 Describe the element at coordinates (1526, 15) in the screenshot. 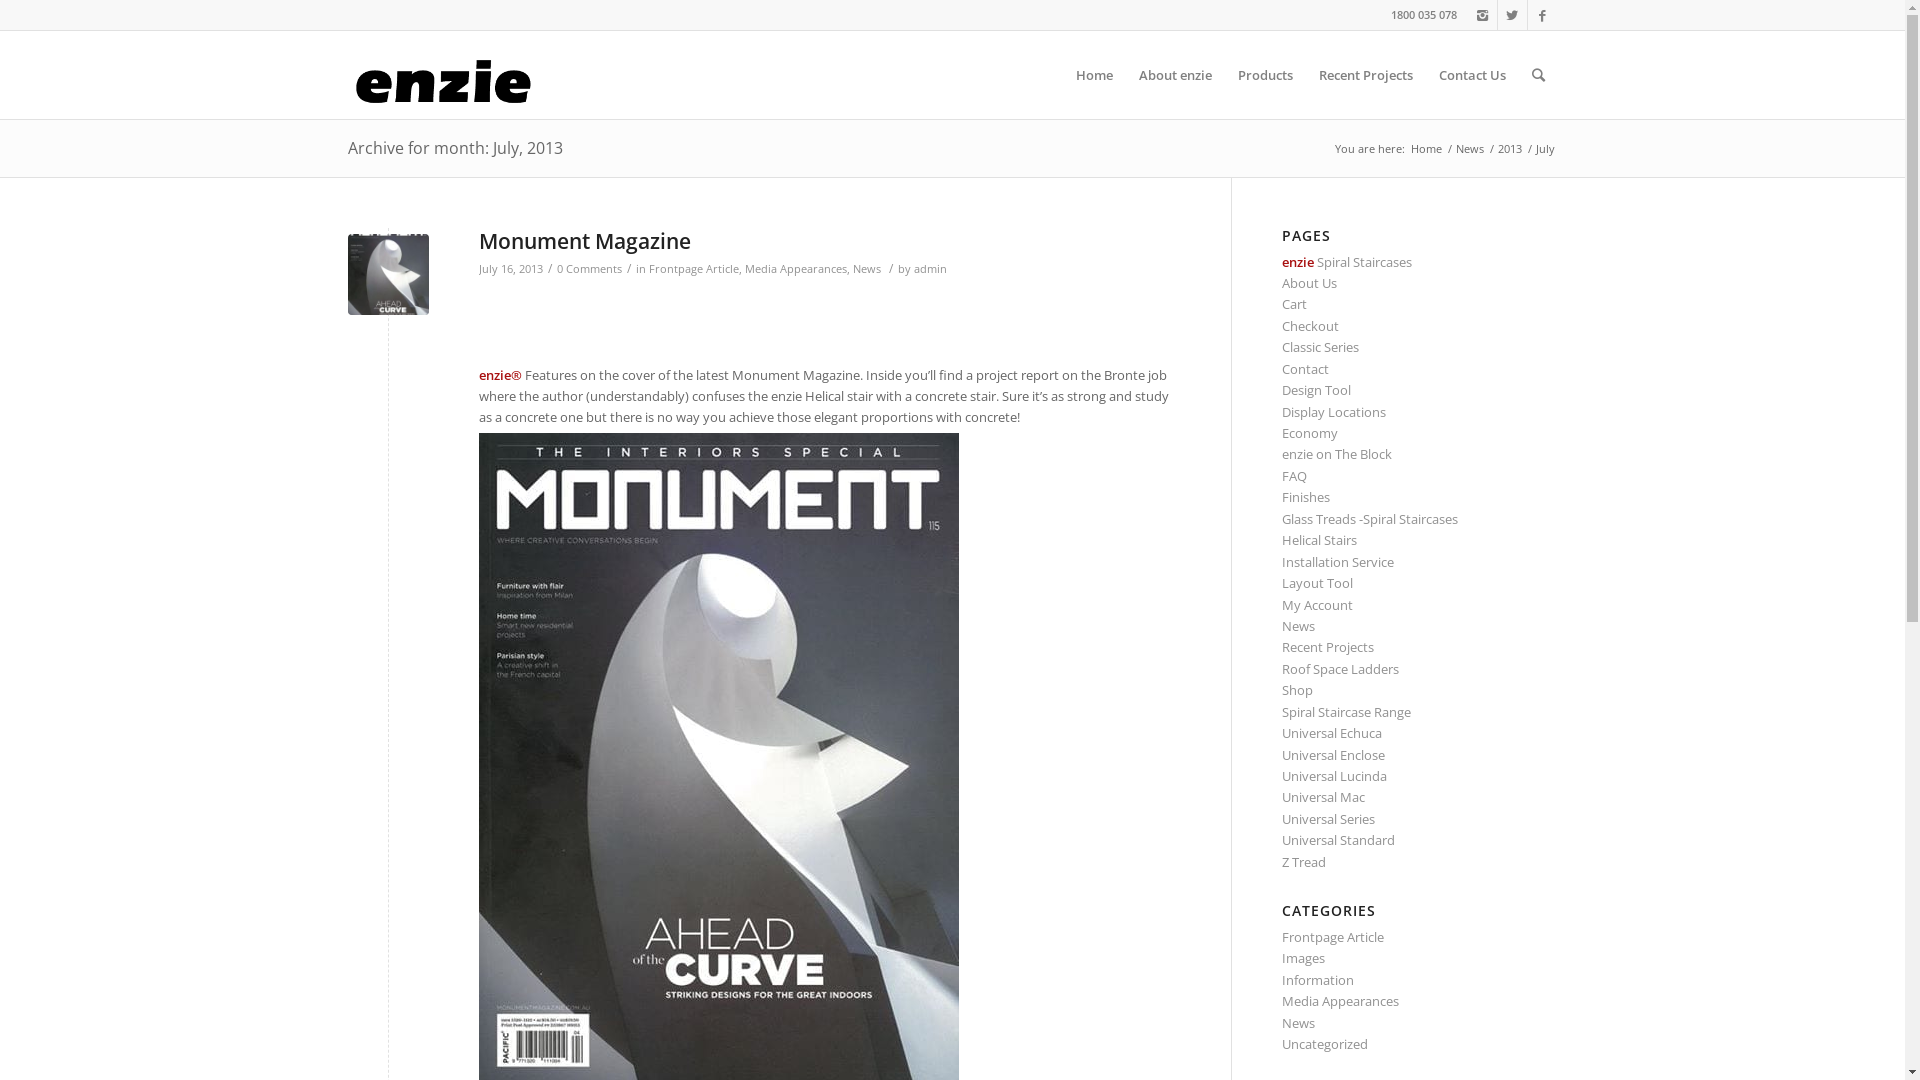

I see `'Facebook'` at that location.